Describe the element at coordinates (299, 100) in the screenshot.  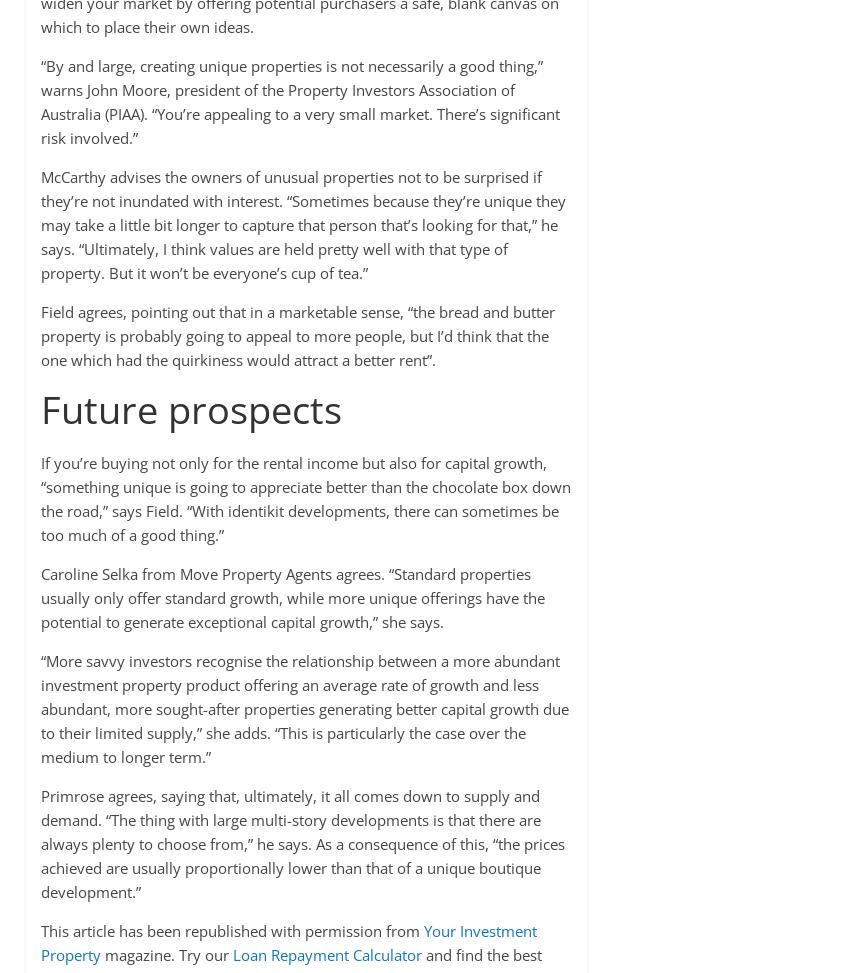
I see `'“By and large, creating unique properties is not necessarily a good thing,” warns John Moore, president of the Property Investors Association of Australia (PIAA). “You’re appealing to a very small market. There’s significant risk involved.”'` at that location.